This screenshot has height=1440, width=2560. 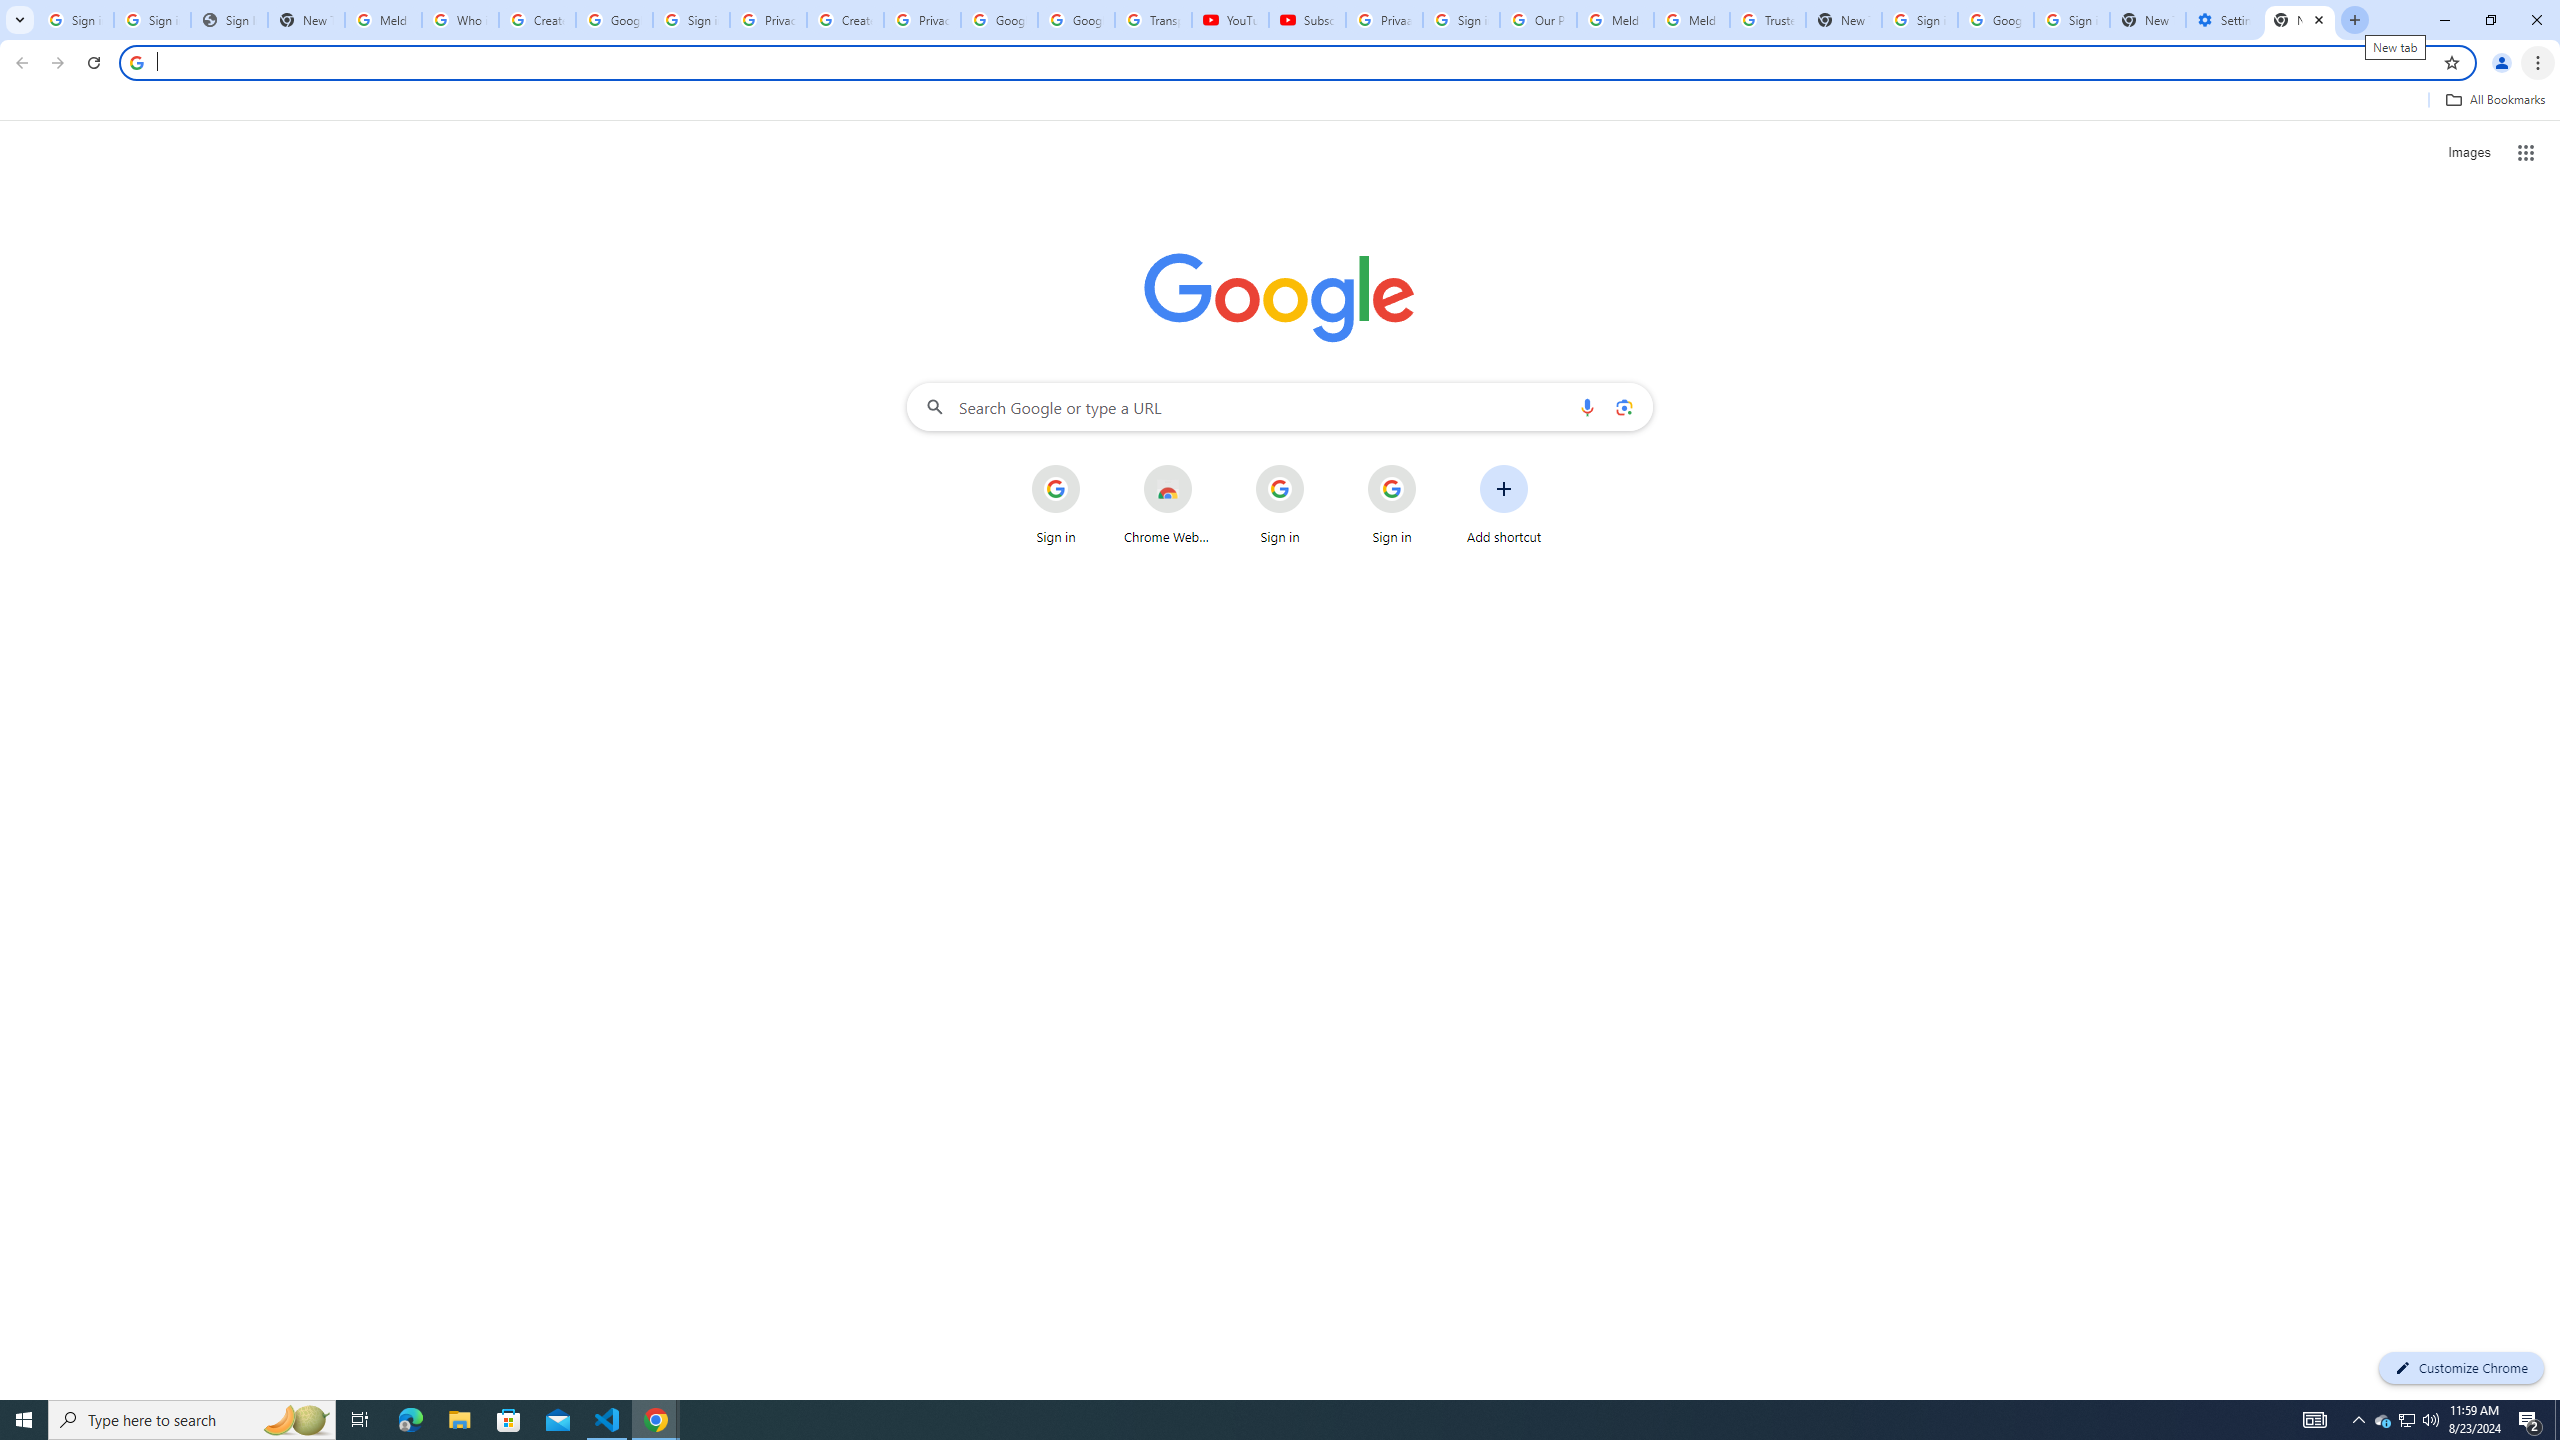 What do you see at coordinates (1280, 405) in the screenshot?
I see `'Search Google or type a URL'` at bounding box center [1280, 405].